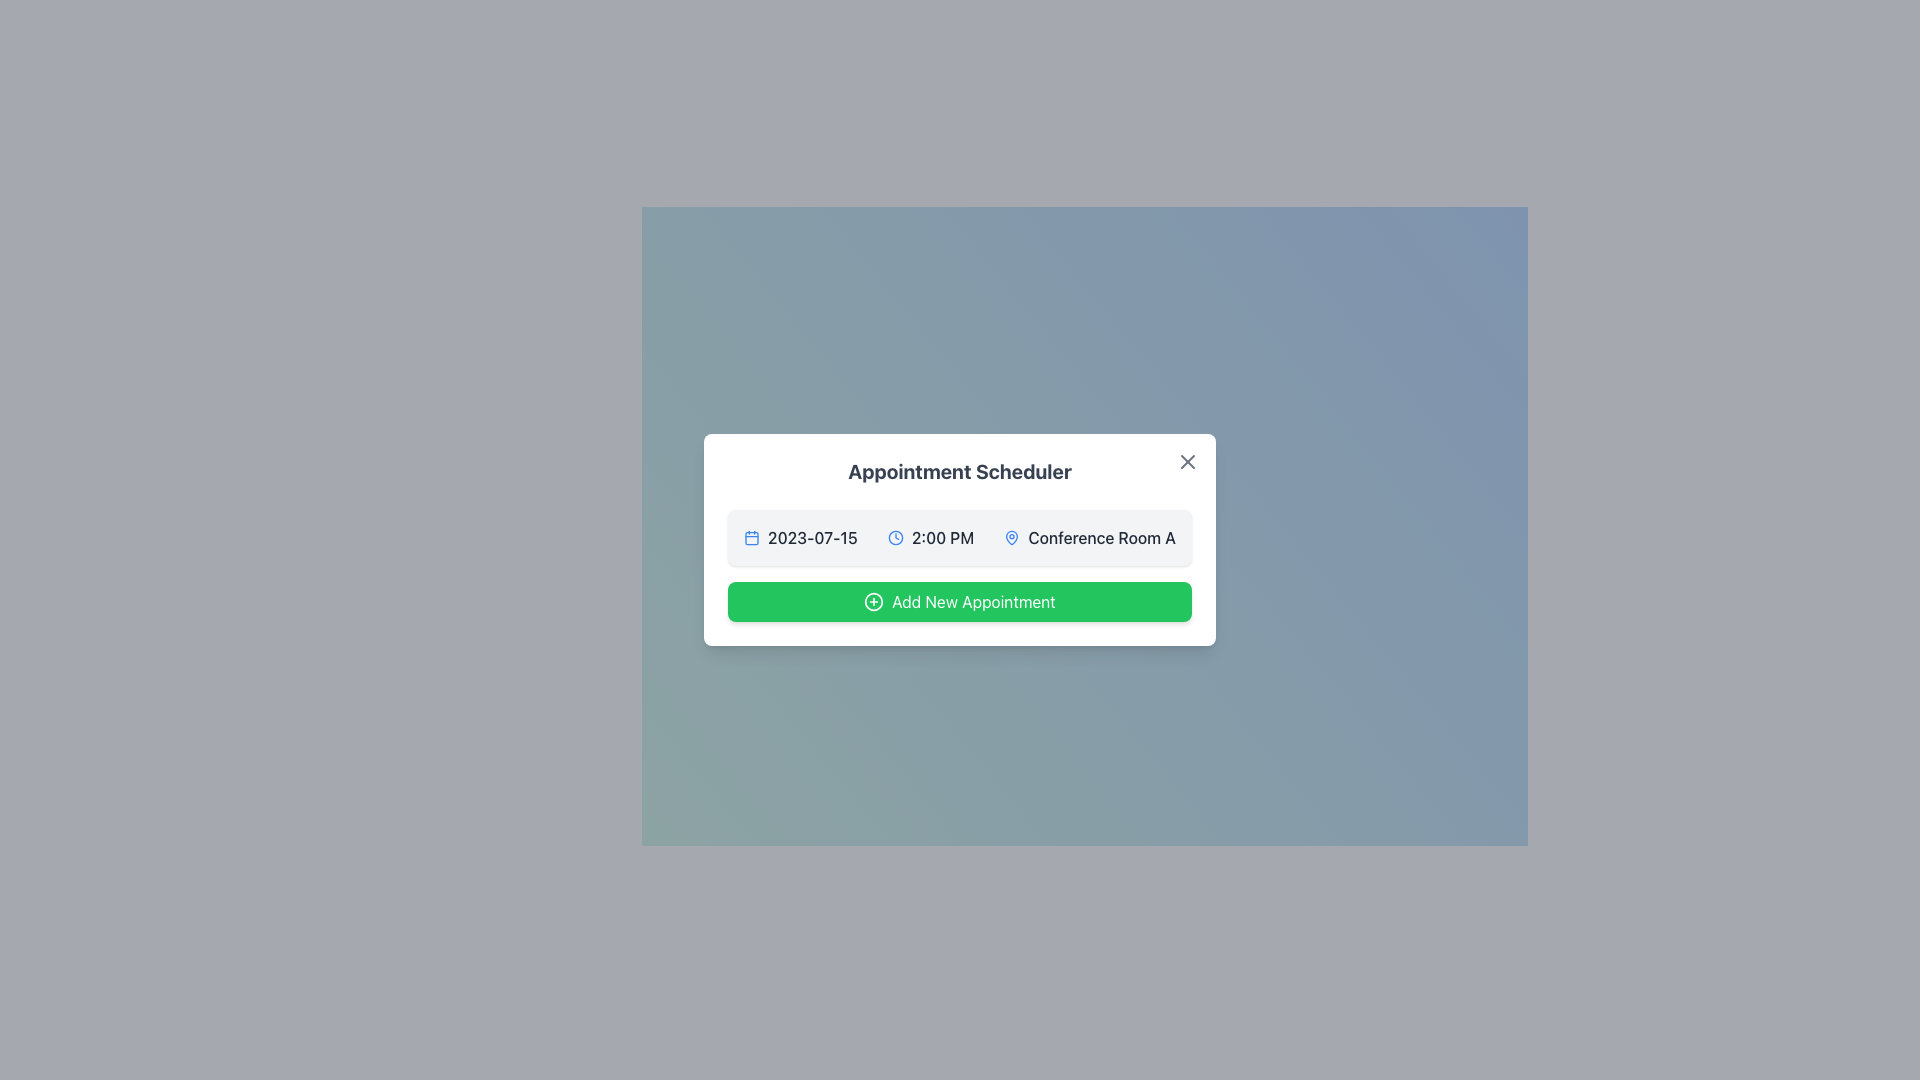 The height and width of the screenshot is (1080, 1920). Describe the element at coordinates (873, 600) in the screenshot. I see `the green button labeled 'Add New Appointment' that contains the icon for adding or creating a new item` at that location.